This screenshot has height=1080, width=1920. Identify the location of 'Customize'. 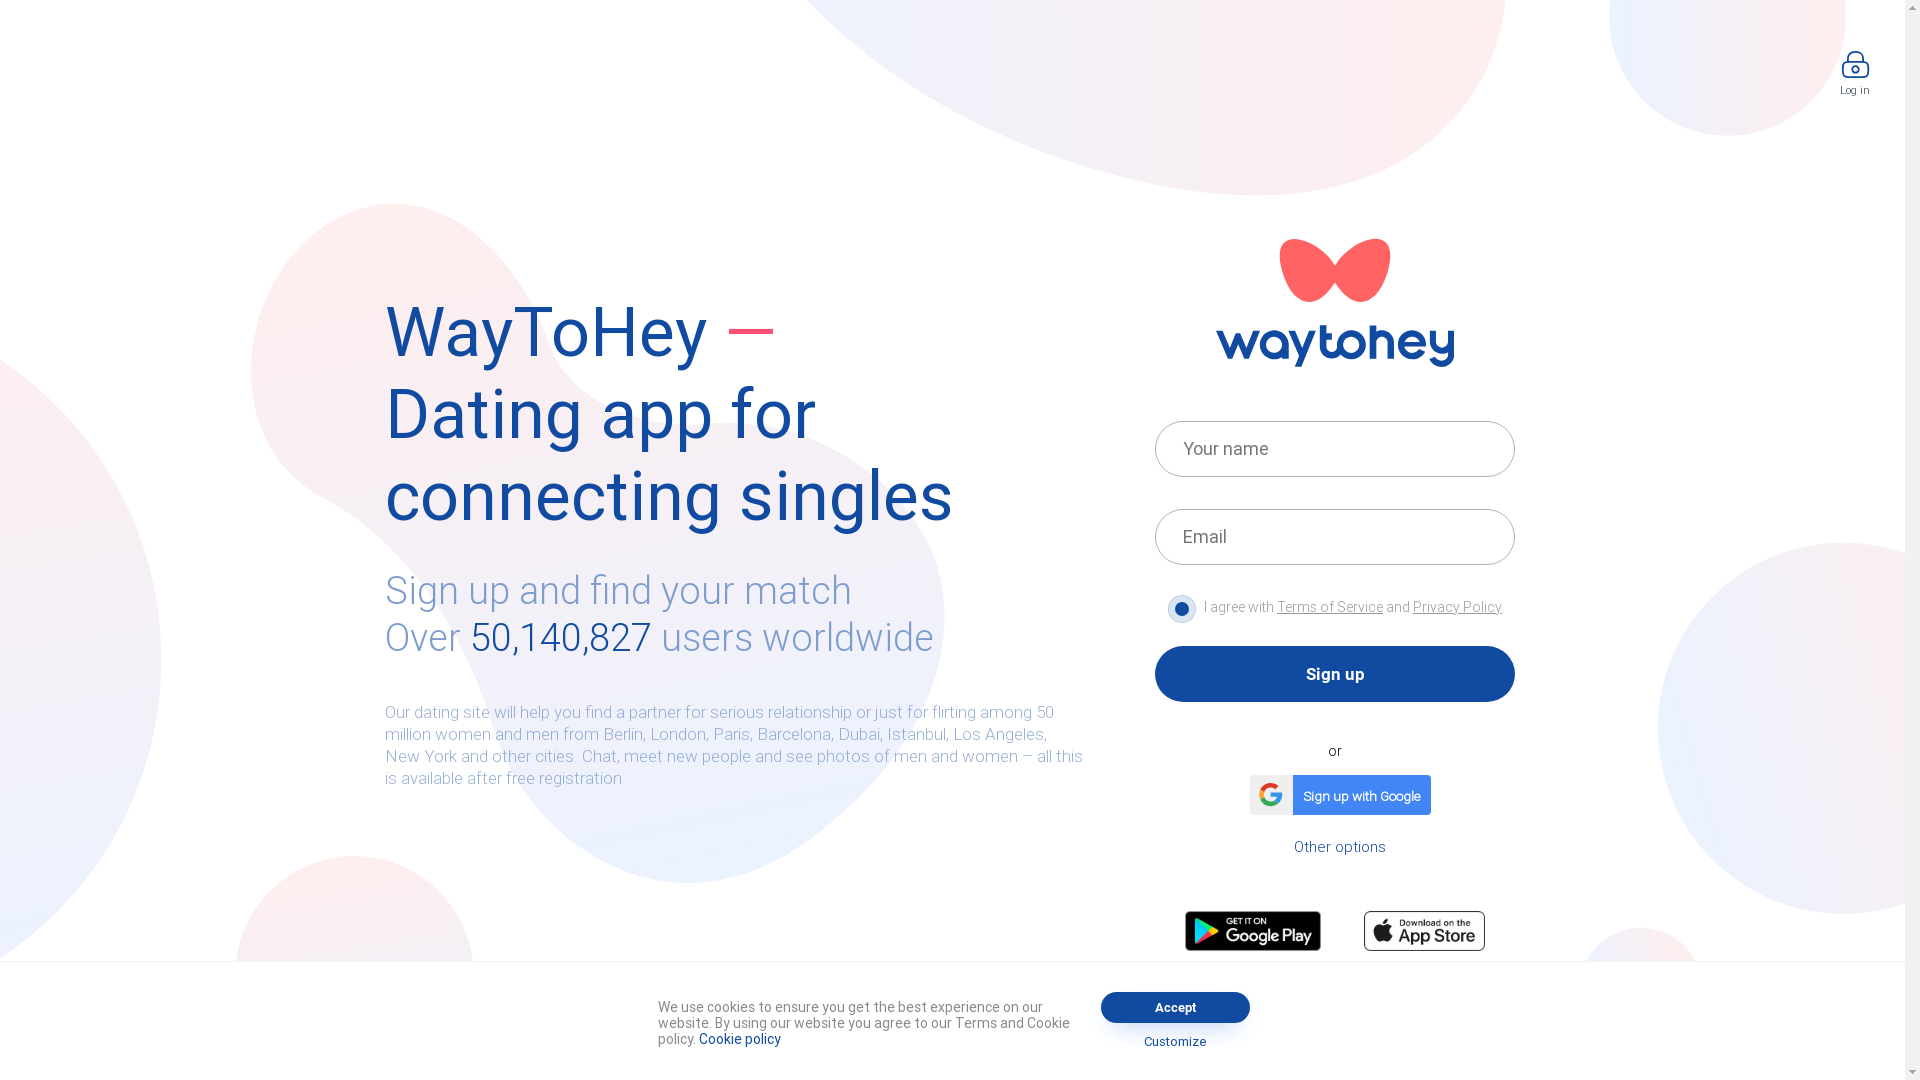
(1107, 1040).